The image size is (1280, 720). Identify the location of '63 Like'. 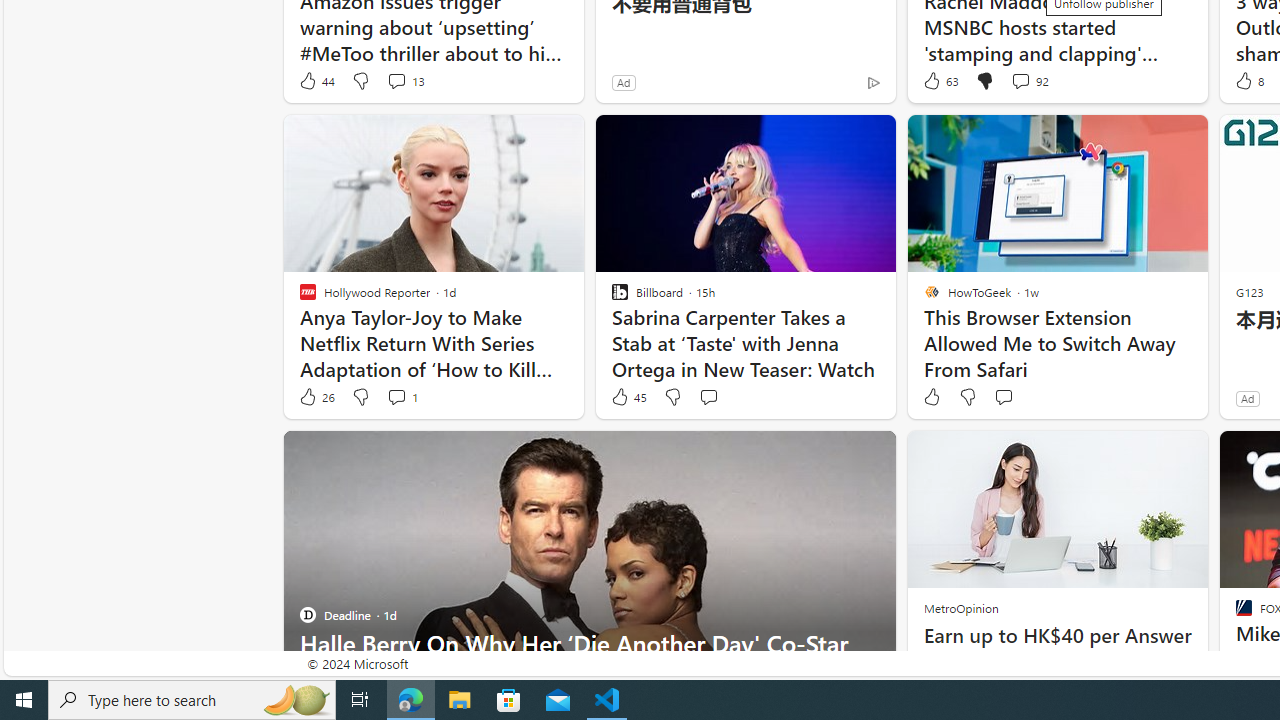
(938, 80).